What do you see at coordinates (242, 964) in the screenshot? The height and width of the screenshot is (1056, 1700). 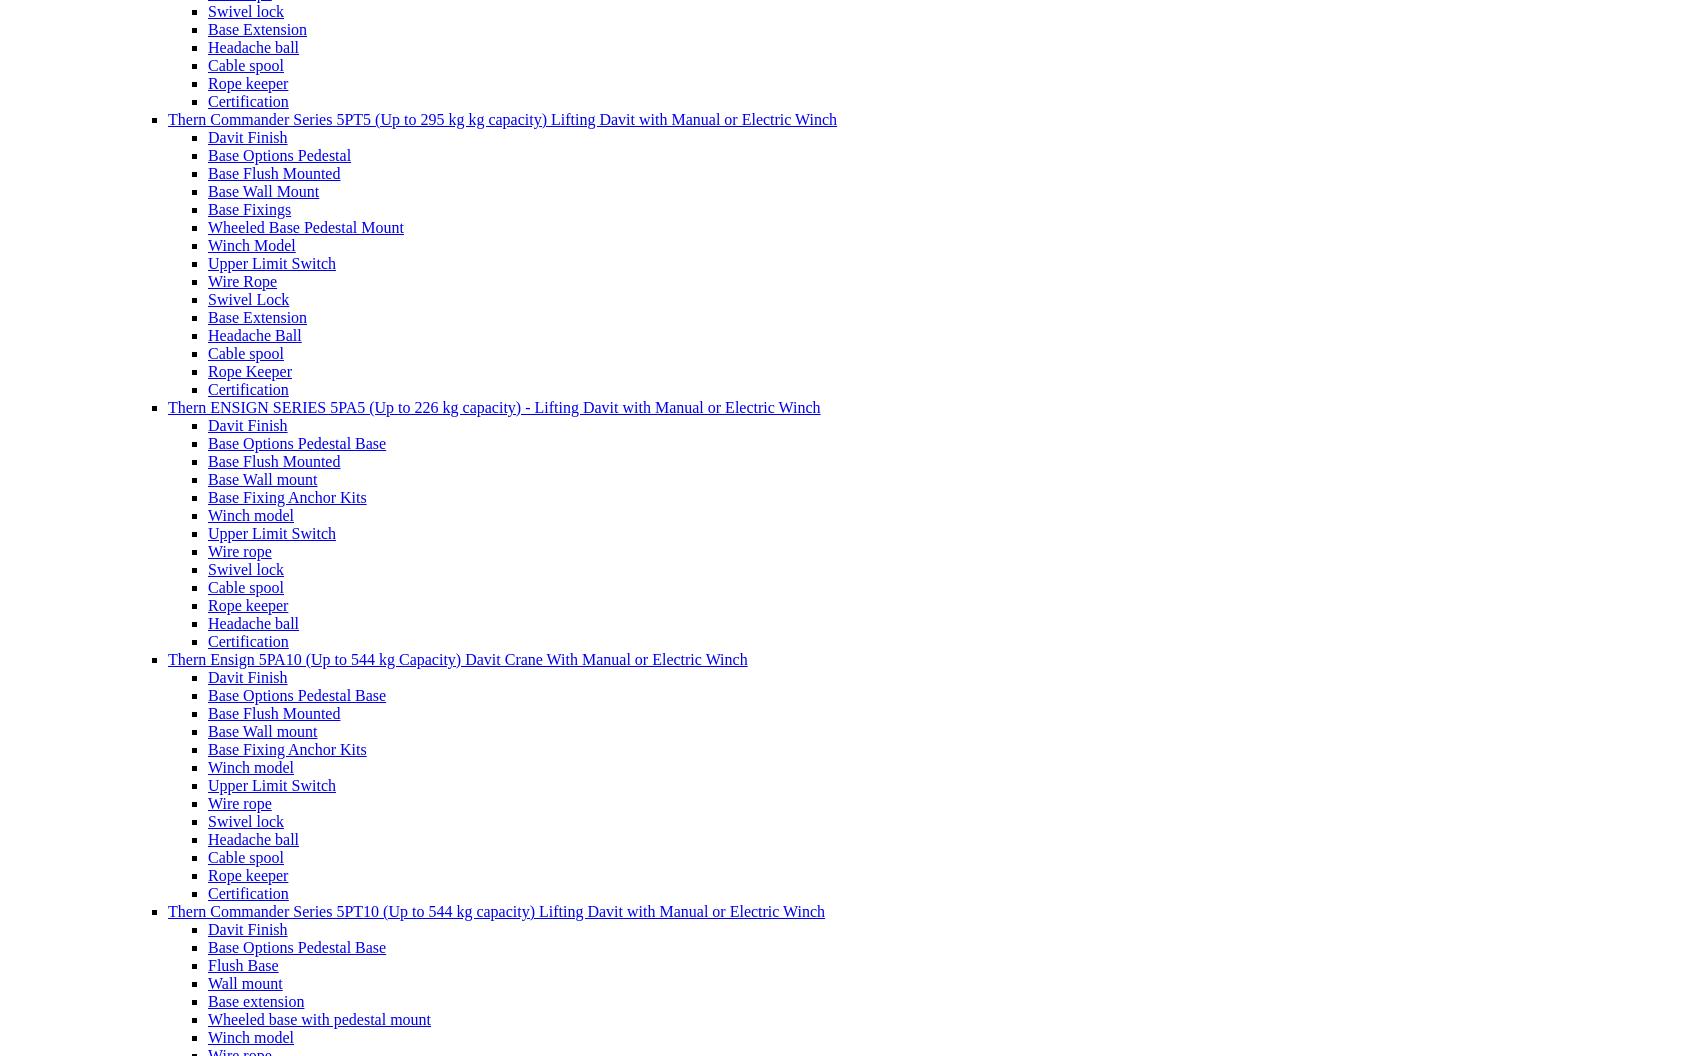 I see `'Flush Base'` at bounding box center [242, 964].